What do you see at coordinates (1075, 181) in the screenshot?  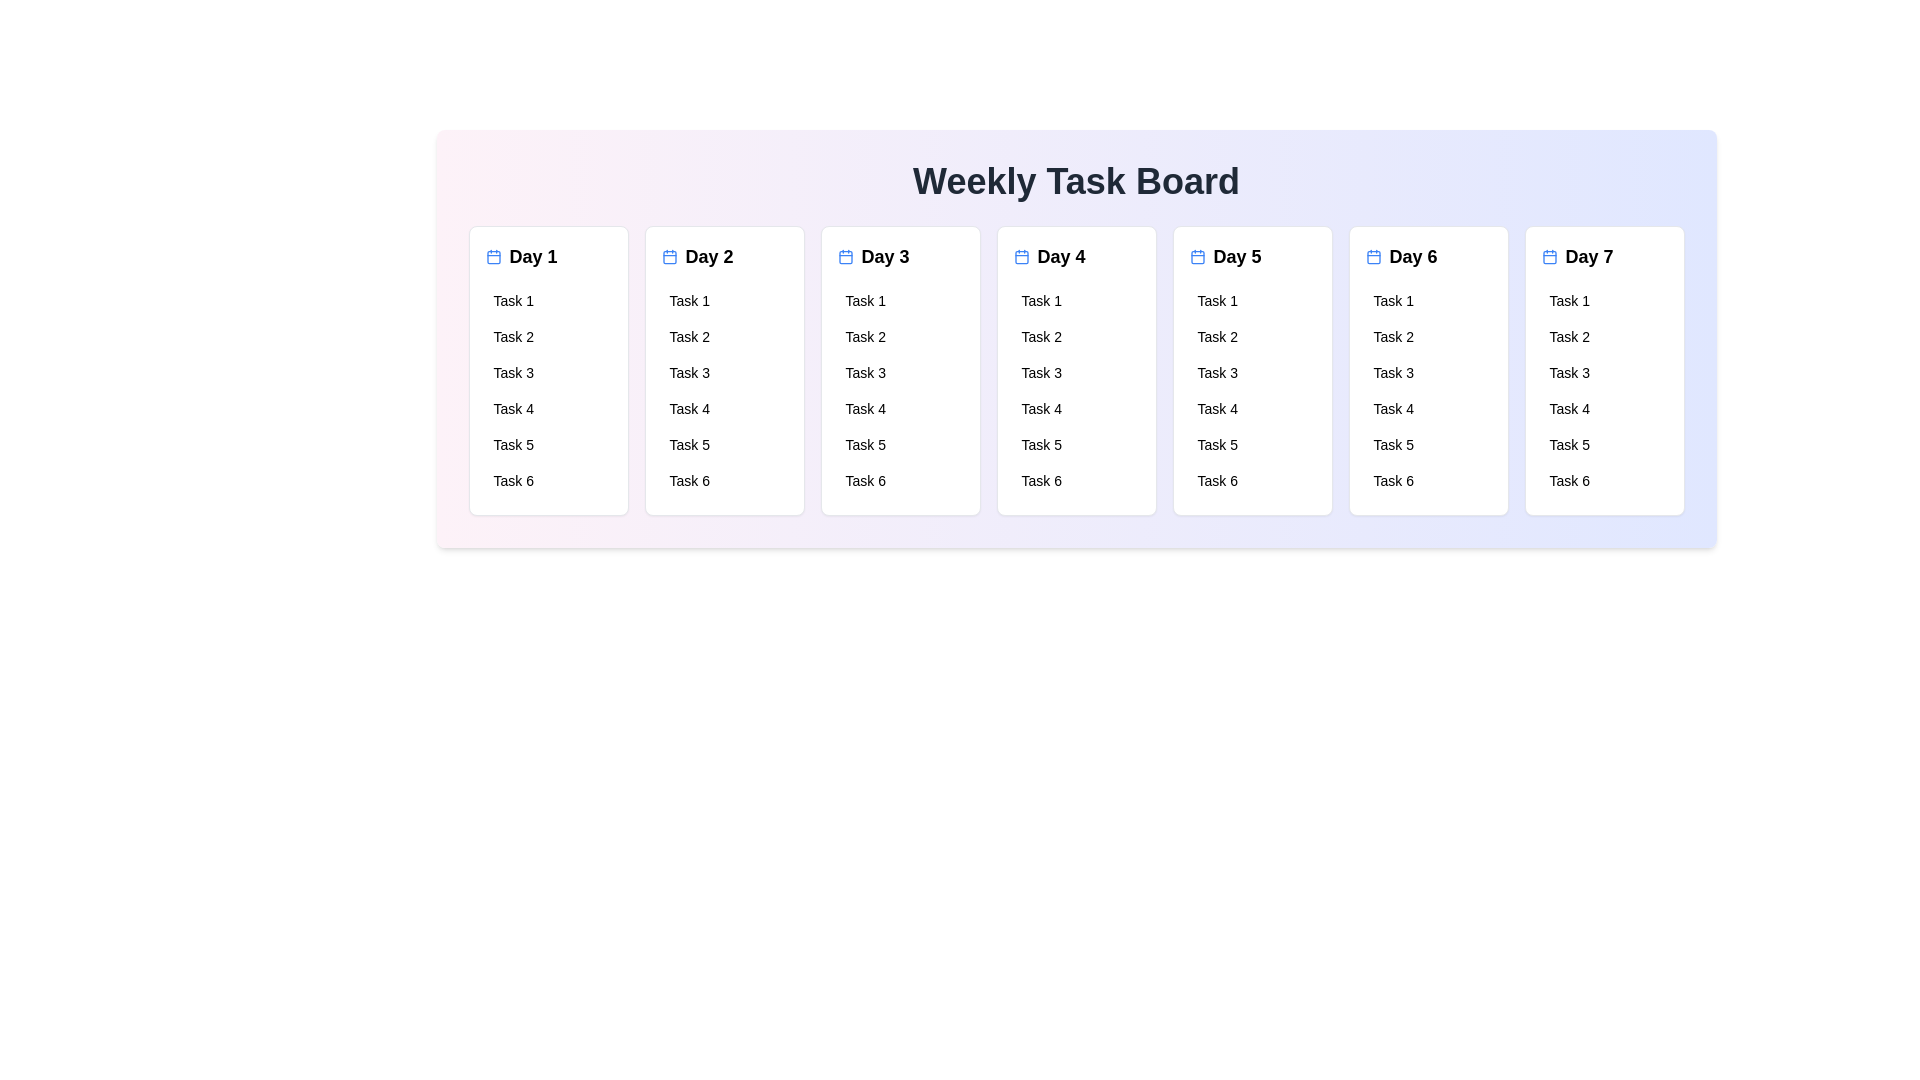 I see `the 'Weekly Task Board' header` at bounding box center [1075, 181].